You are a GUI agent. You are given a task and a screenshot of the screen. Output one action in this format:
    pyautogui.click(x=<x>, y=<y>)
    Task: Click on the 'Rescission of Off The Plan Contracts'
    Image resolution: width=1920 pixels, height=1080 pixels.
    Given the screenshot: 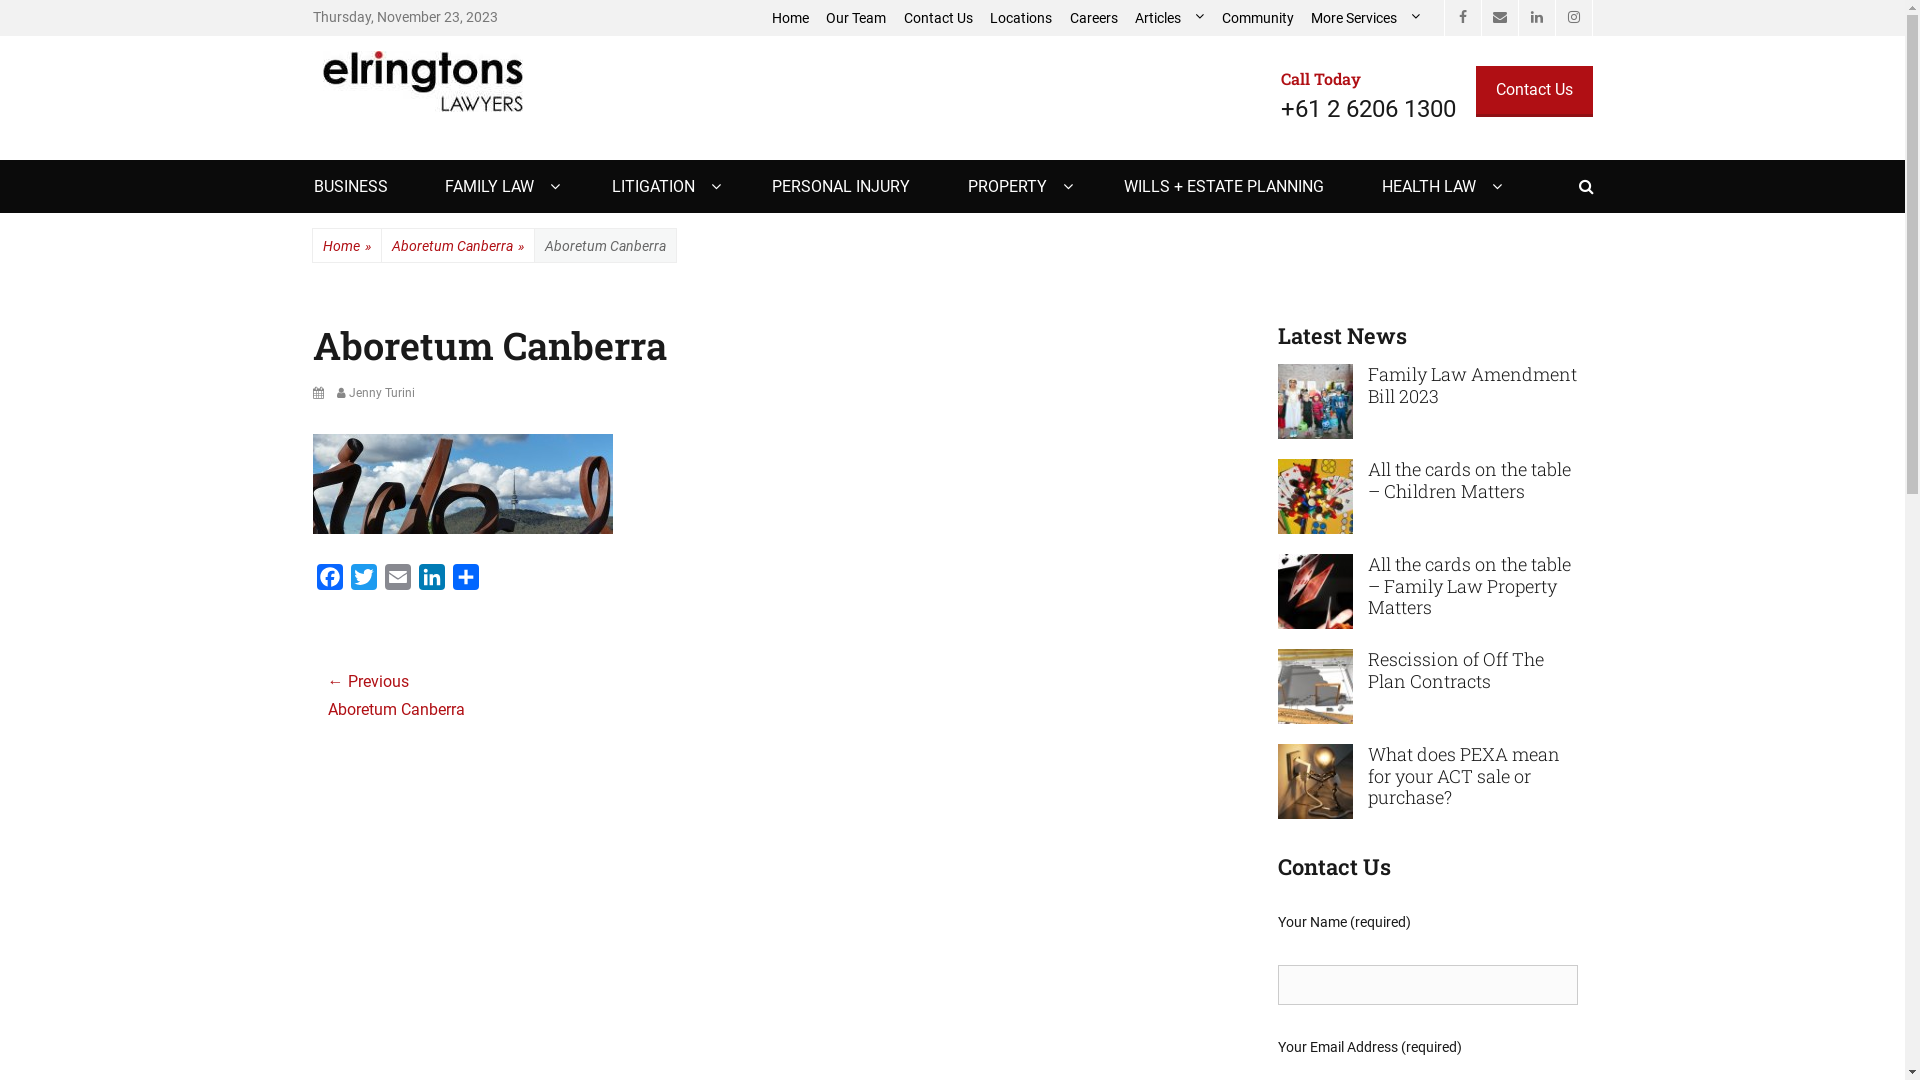 What is the action you would take?
    pyautogui.click(x=1455, y=670)
    